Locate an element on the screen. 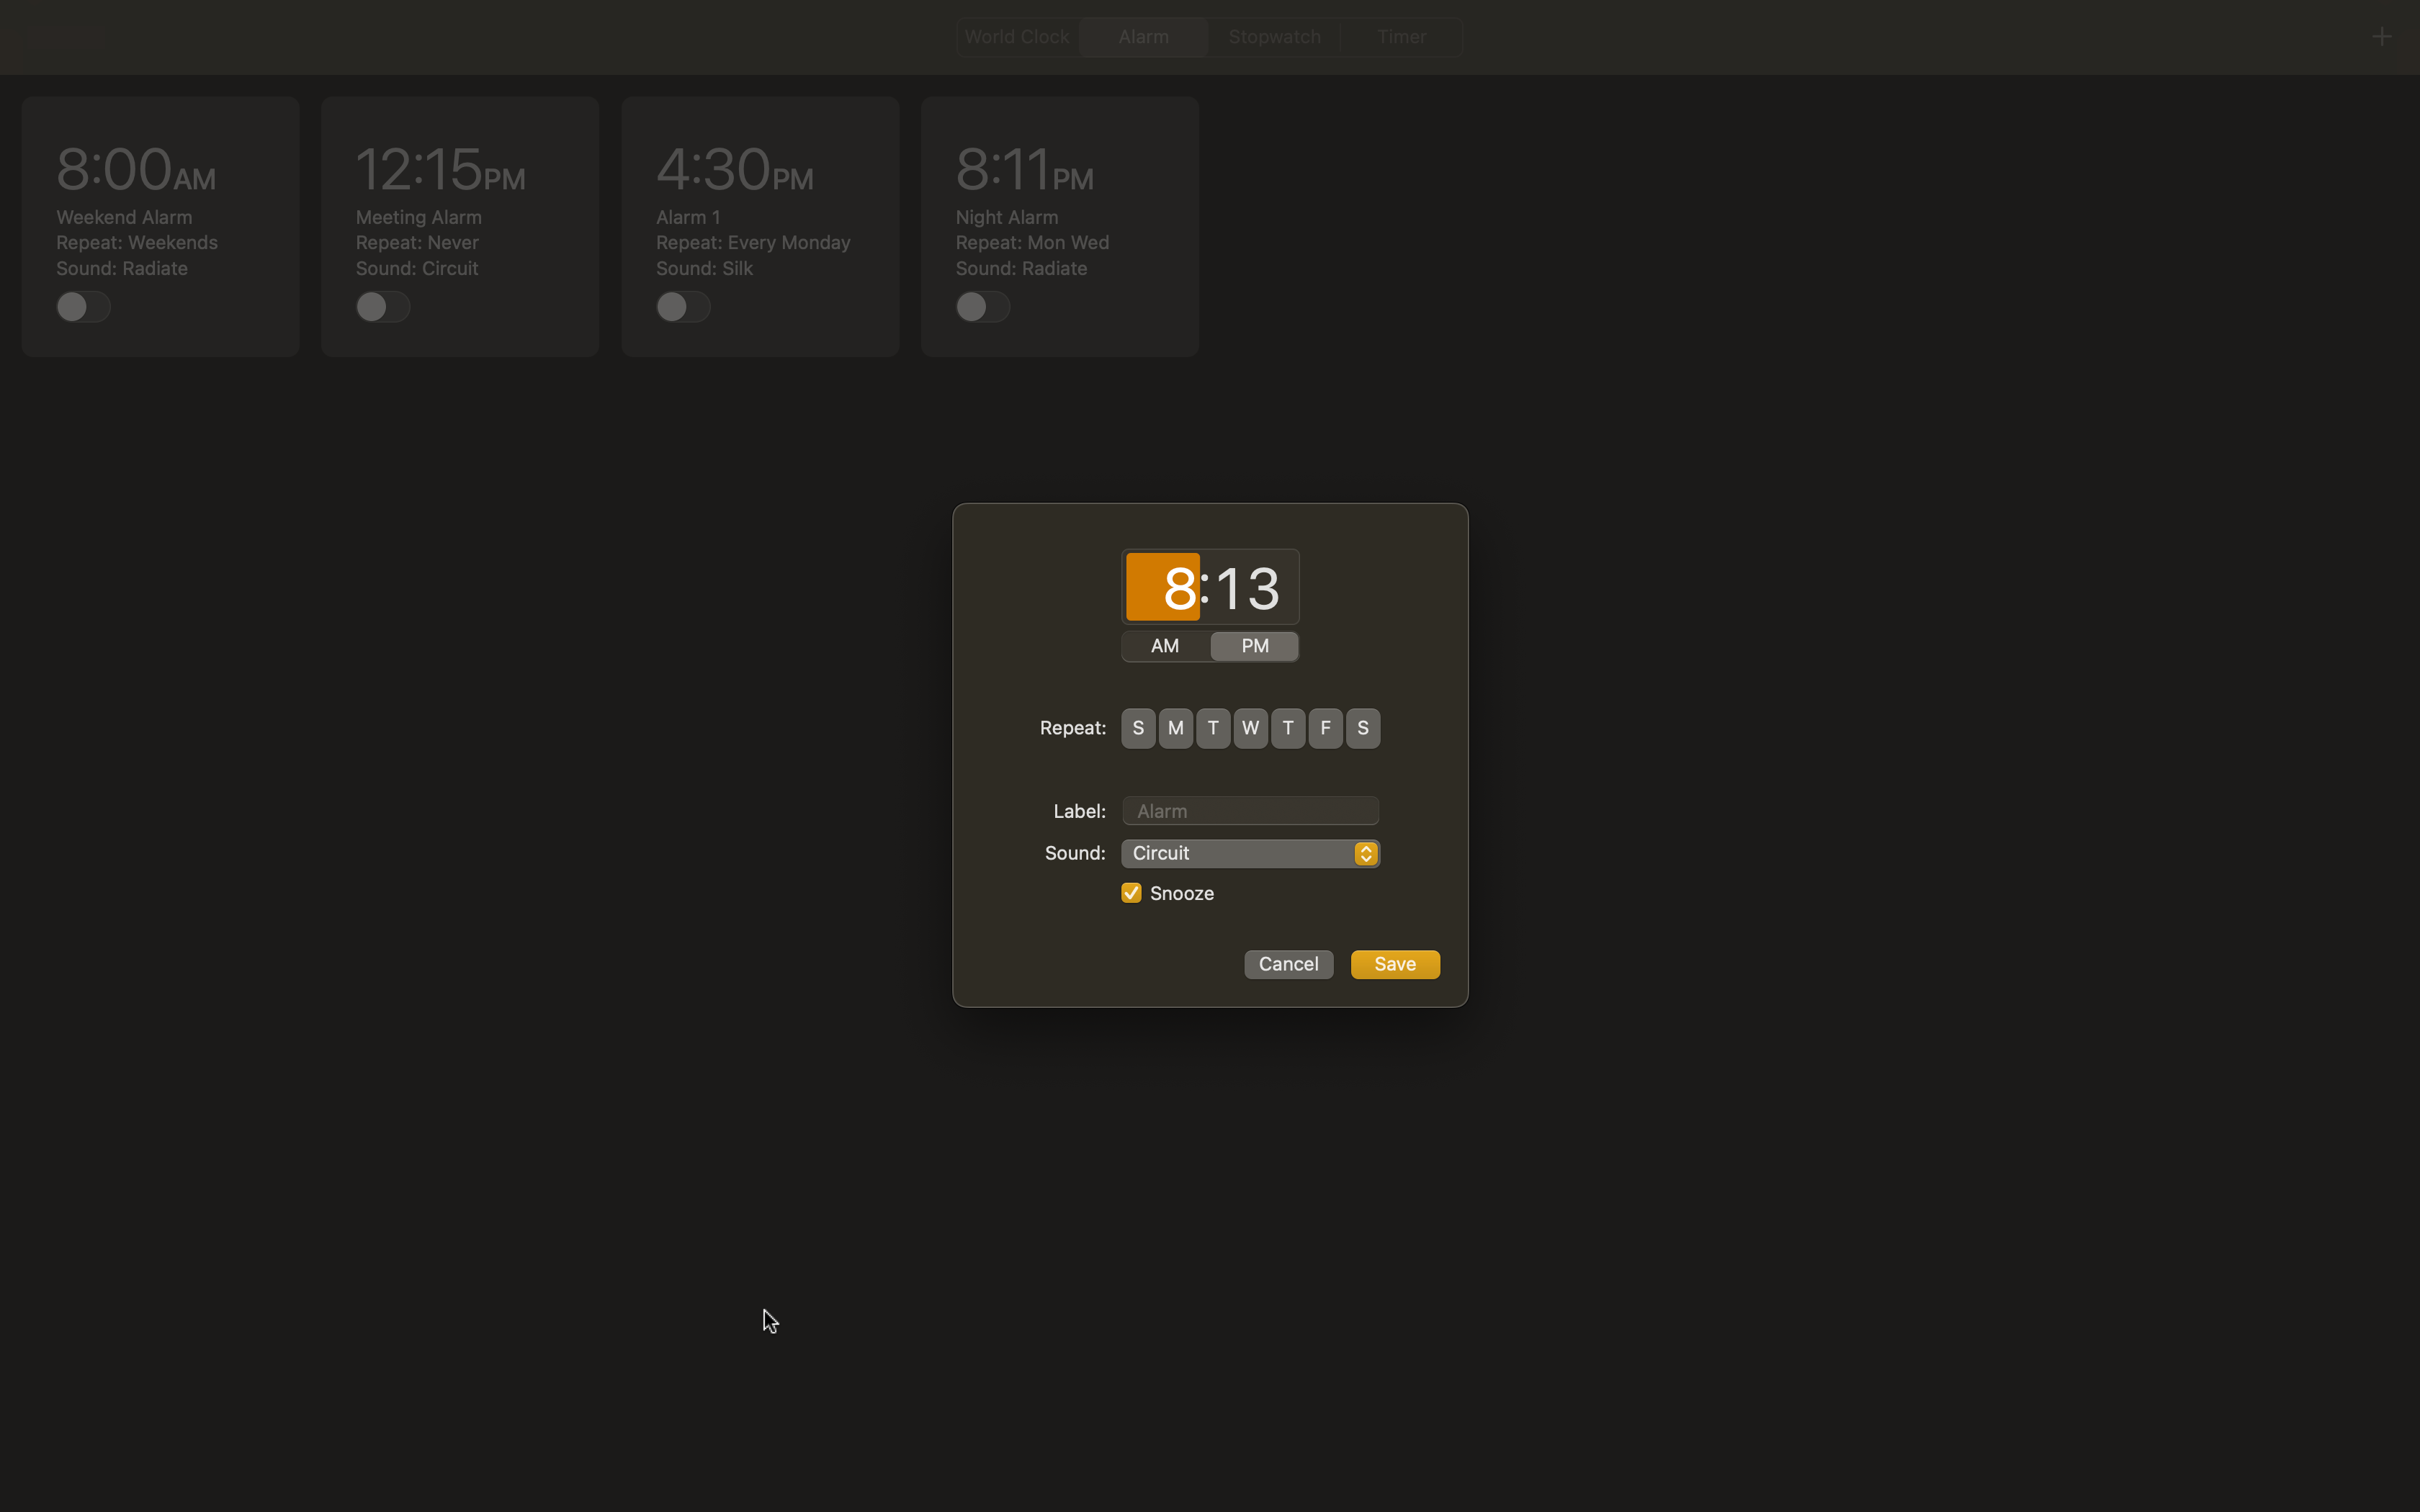  Update the application"s timing configuration to 7 hours and 45 minutes is located at coordinates (1162, 588).